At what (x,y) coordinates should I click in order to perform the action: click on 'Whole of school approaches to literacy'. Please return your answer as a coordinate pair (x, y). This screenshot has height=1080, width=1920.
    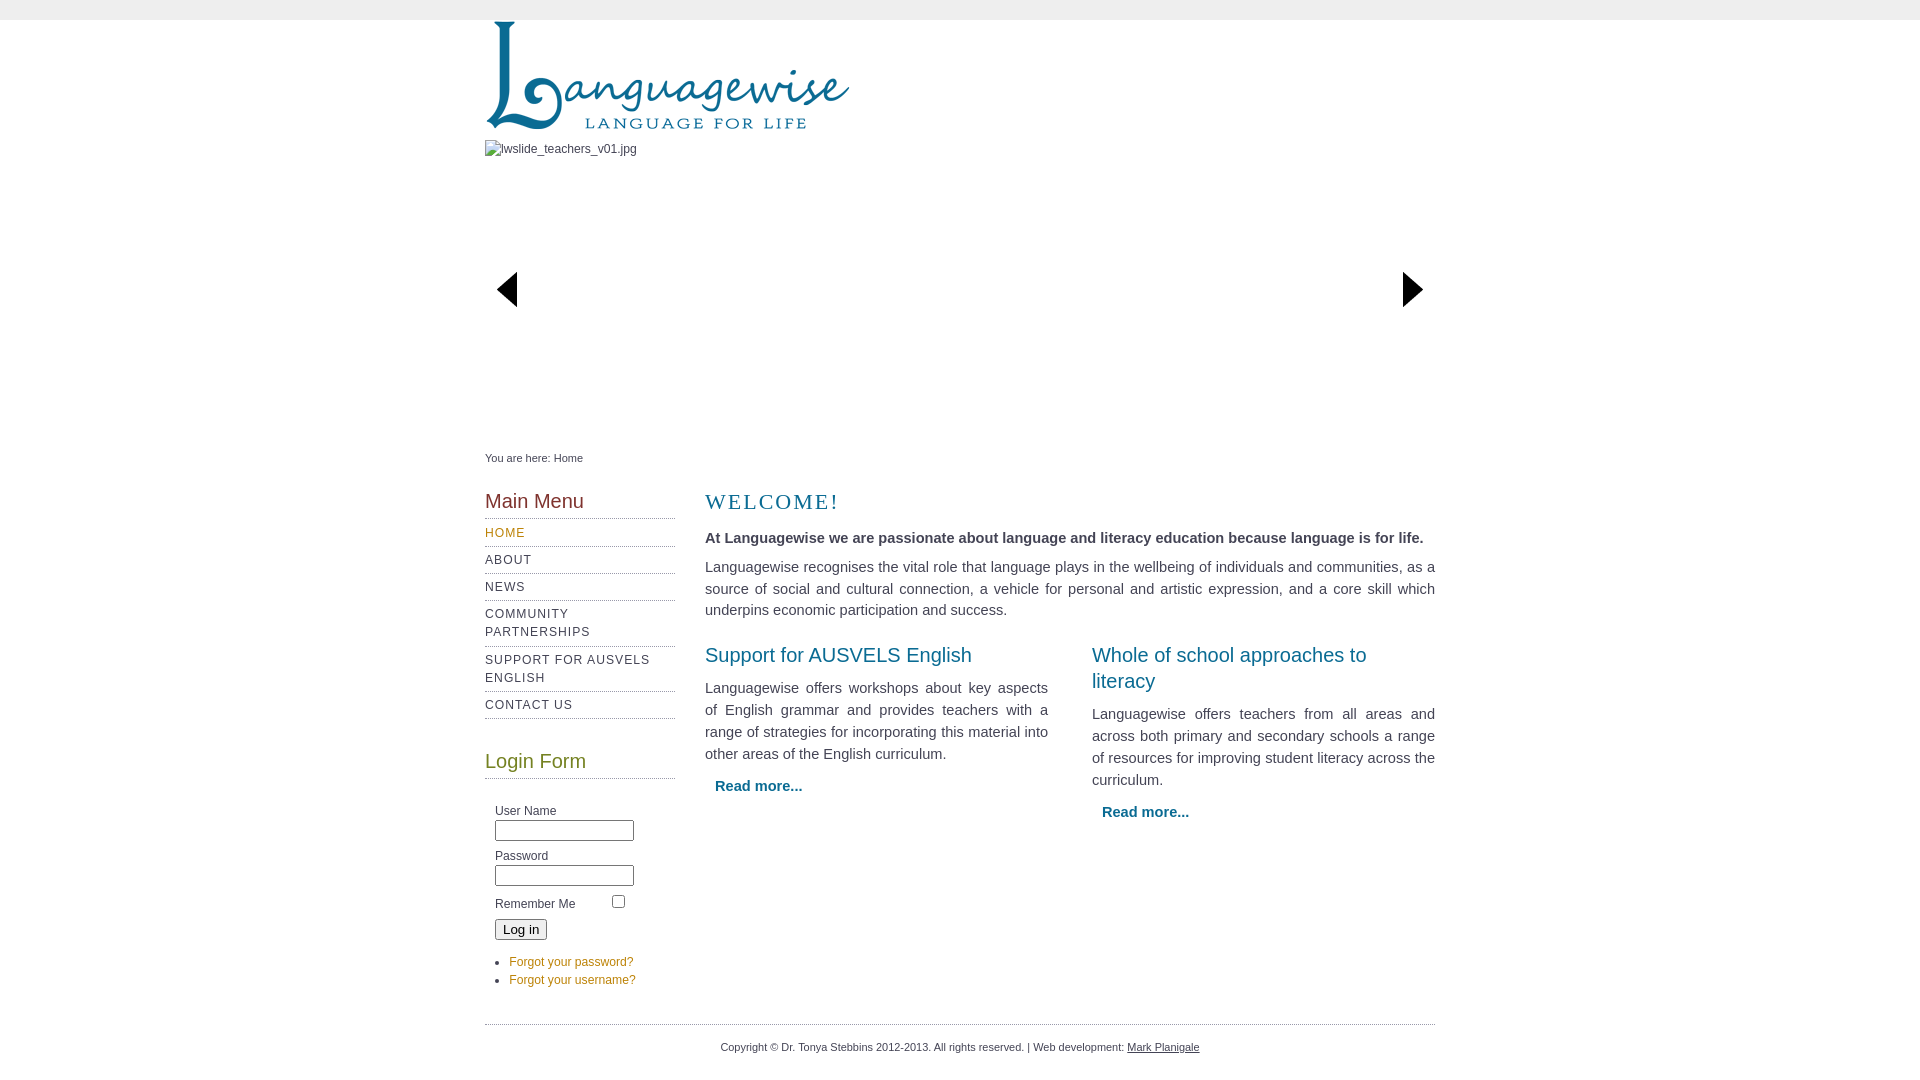
    Looking at the image, I should click on (1090, 667).